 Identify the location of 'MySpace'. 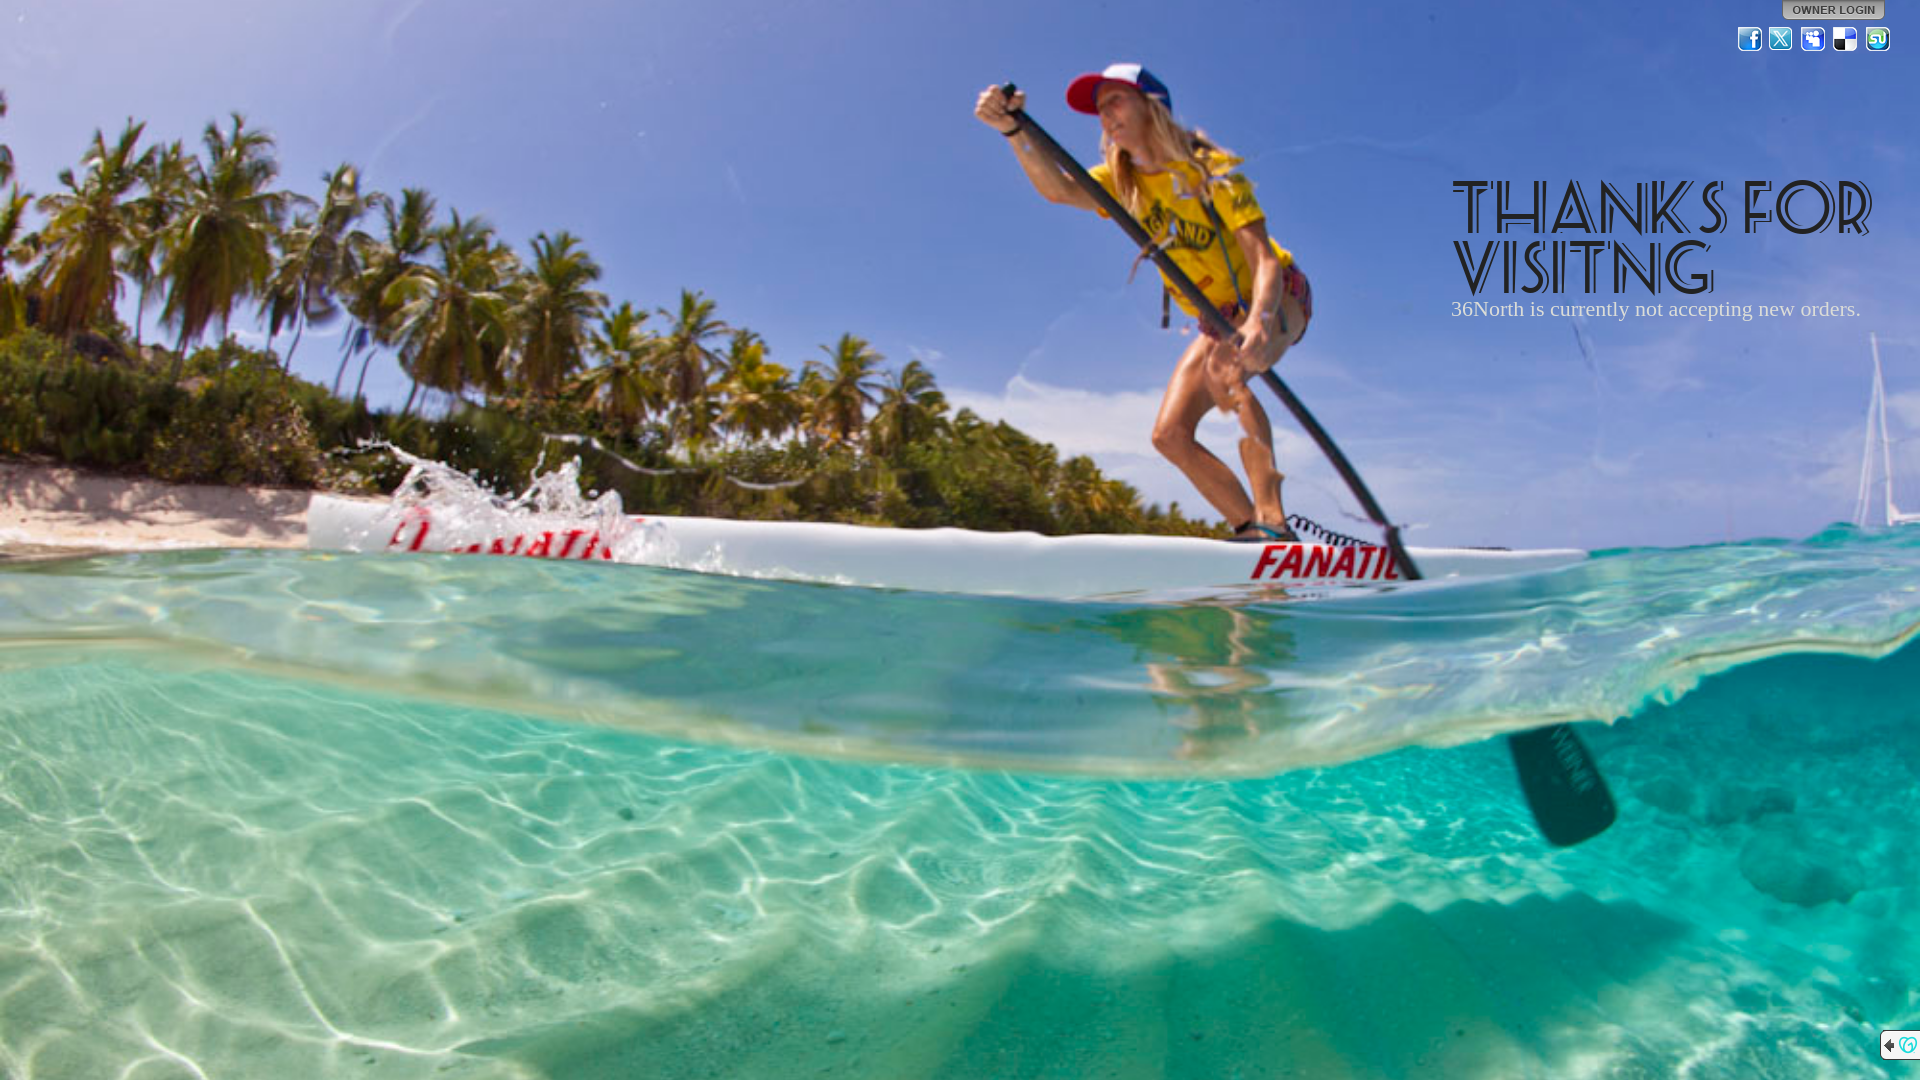
(1814, 38).